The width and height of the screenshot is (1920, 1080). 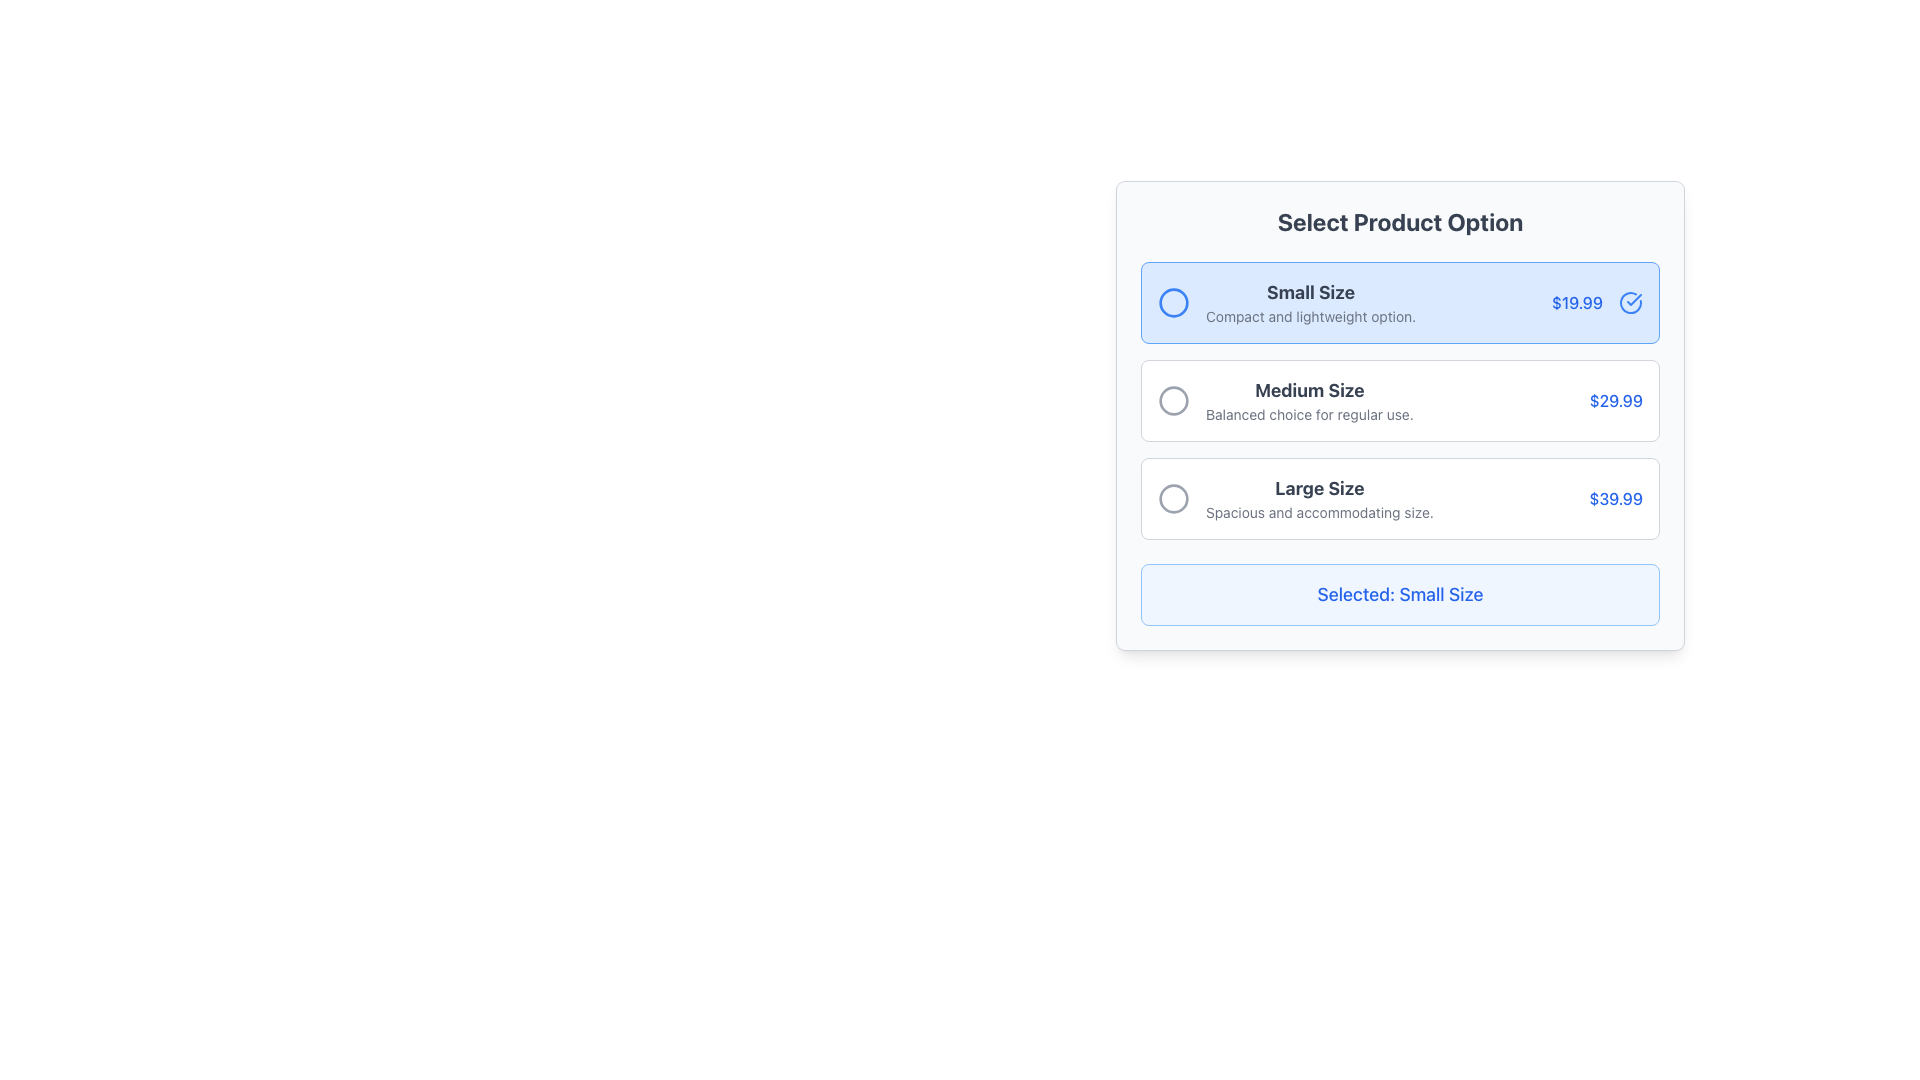 What do you see at coordinates (1310, 293) in the screenshot?
I see `the static text label for the 'Small Size' product option, which is located above the description text and aligned with the selection circle` at bounding box center [1310, 293].